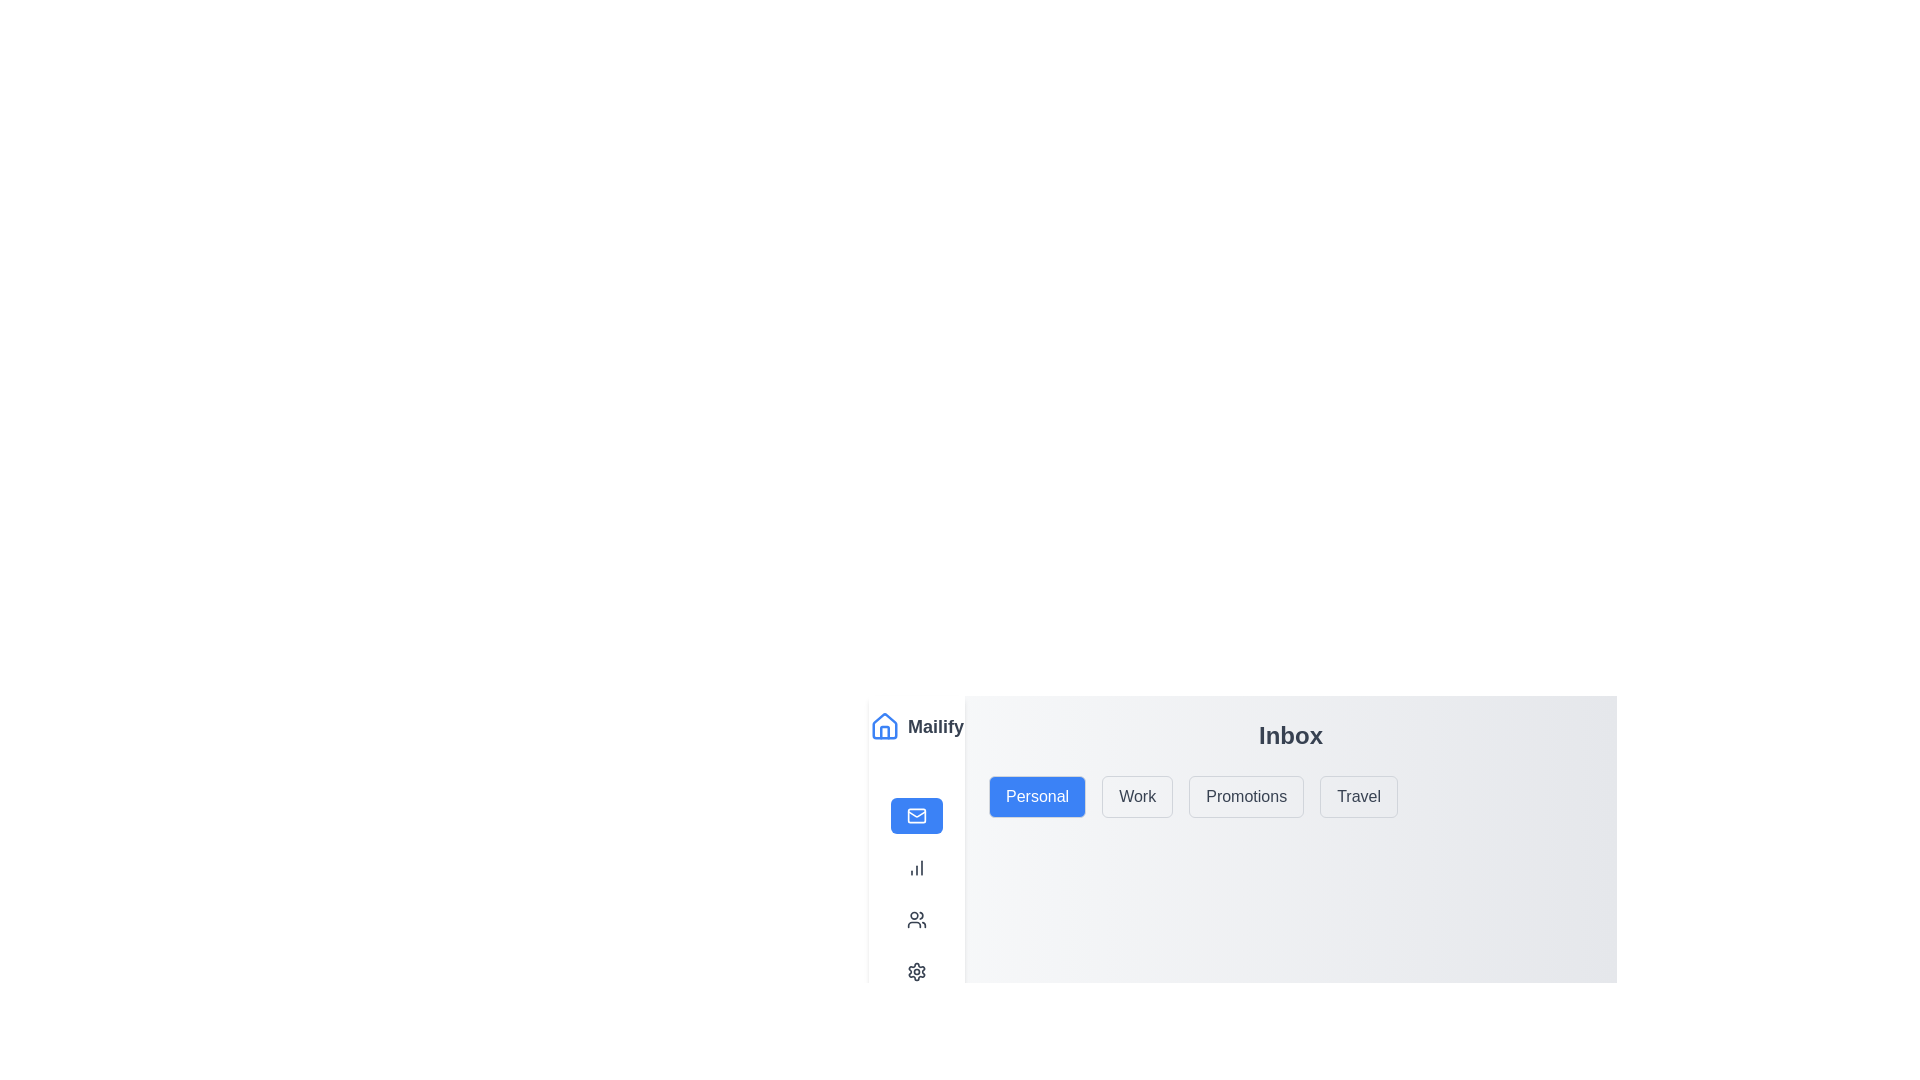 The width and height of the screenshot is (1920, 1080). I want to click on the settings button located at the bottom of the vertical navigation sidebar, directly below the Profile button, so click(915, 971).